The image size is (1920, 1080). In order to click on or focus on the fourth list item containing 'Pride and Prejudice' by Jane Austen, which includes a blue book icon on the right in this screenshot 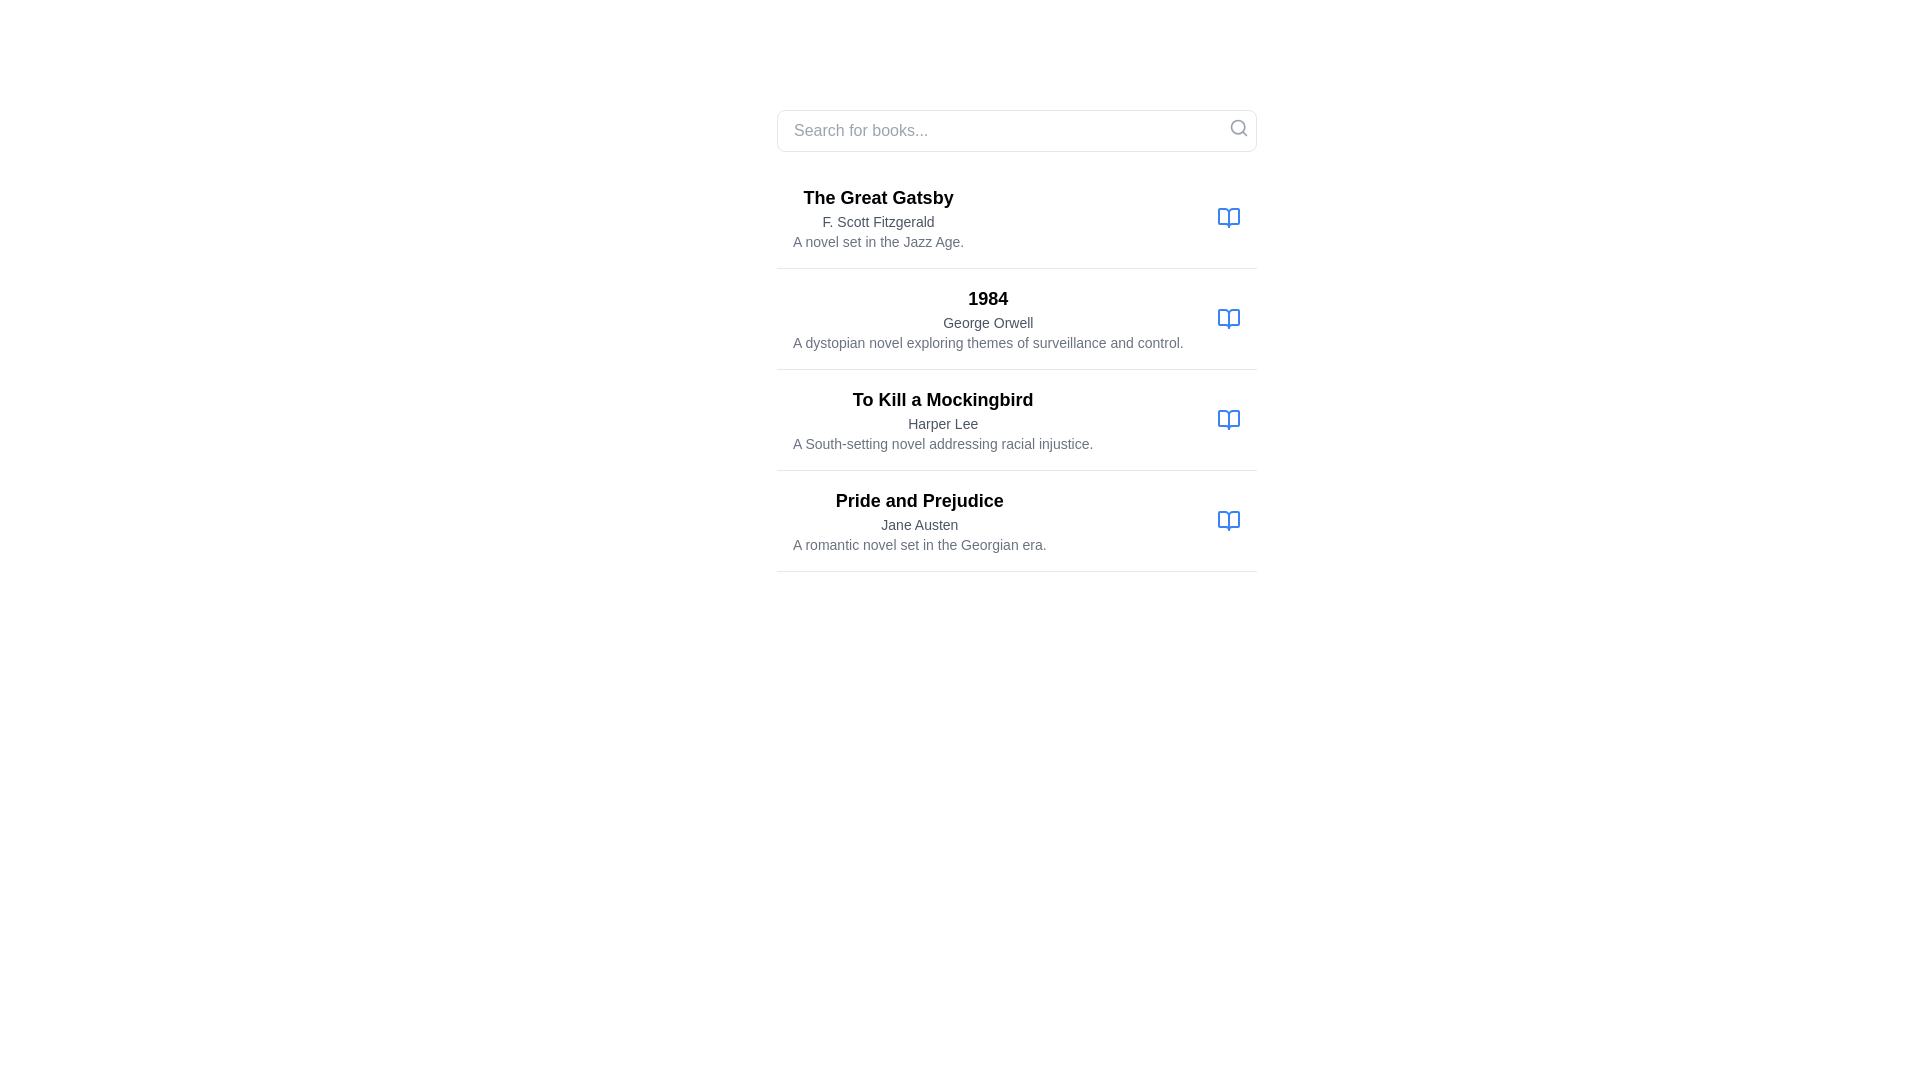, I will do `click(1017, 520)`.